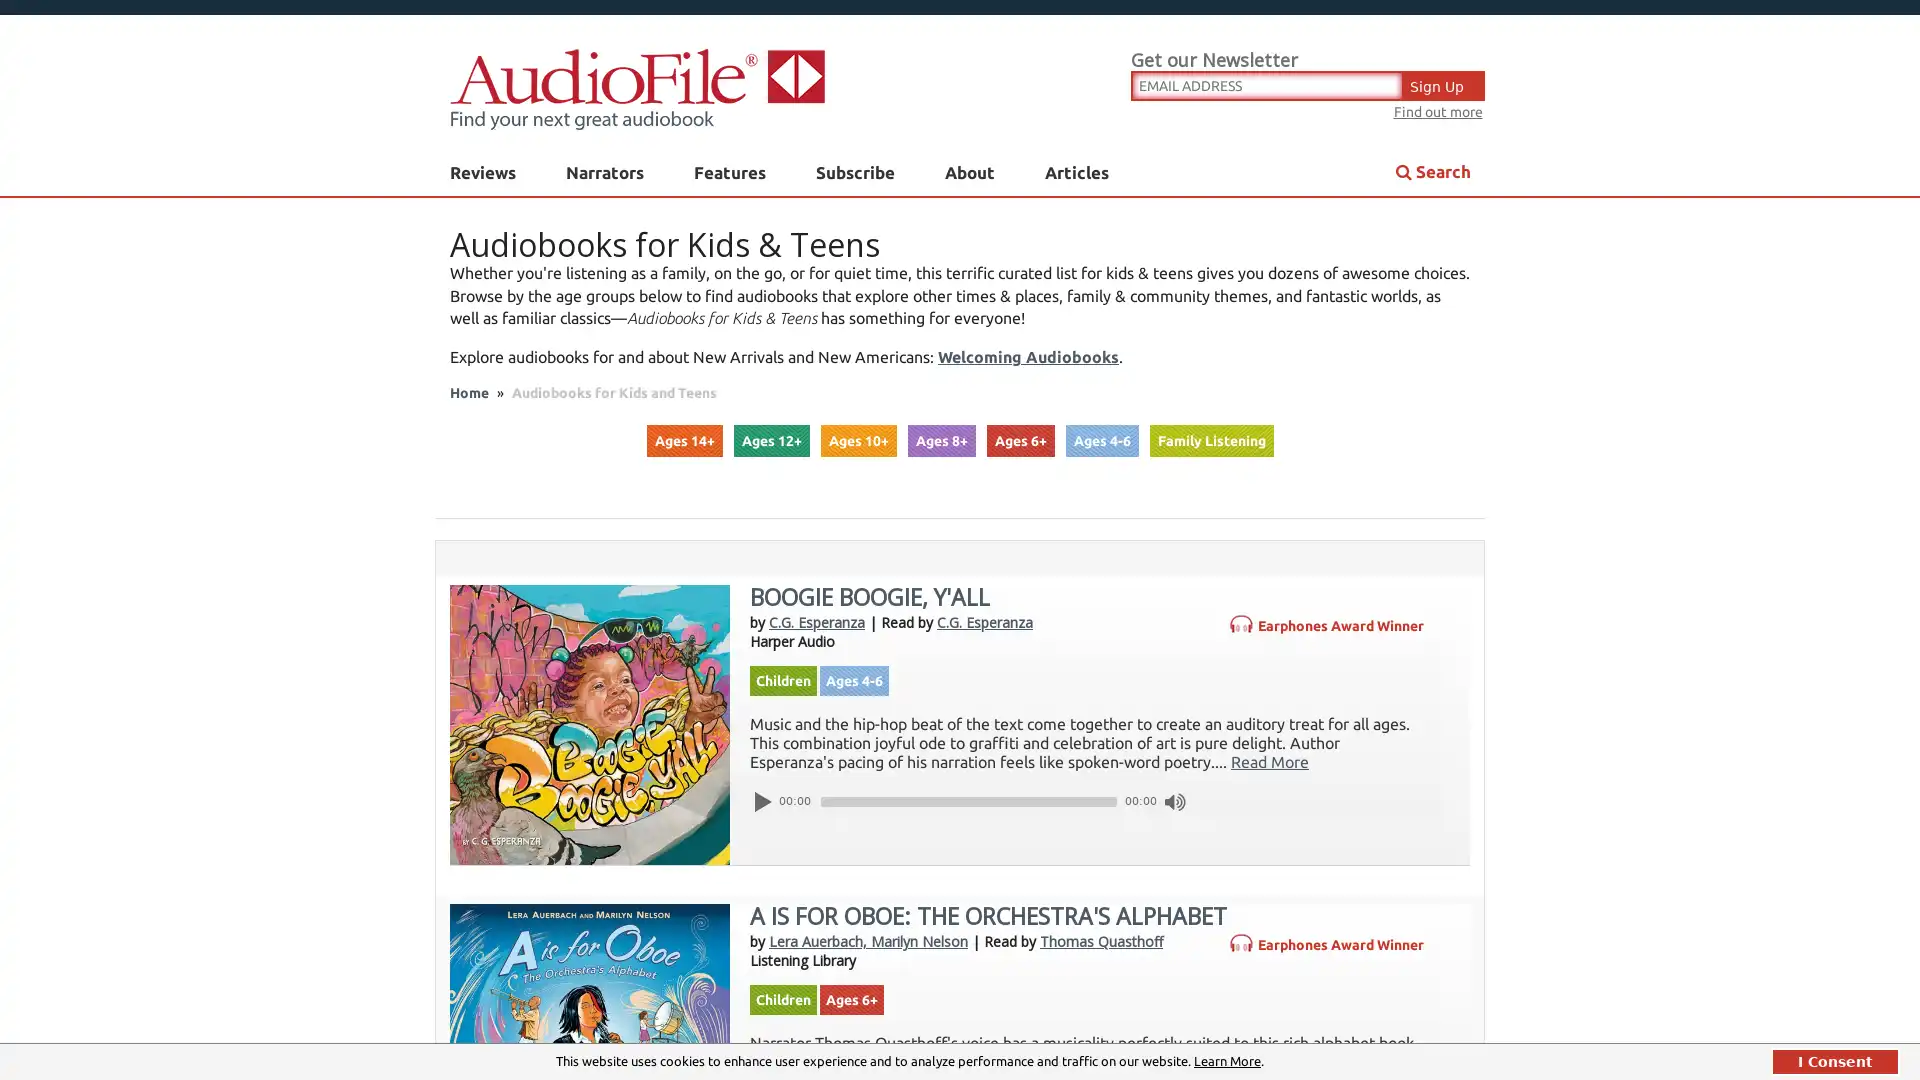  Describe the element at coordinates (1160, 439) in the screenshot. I see `Submit` at that location.